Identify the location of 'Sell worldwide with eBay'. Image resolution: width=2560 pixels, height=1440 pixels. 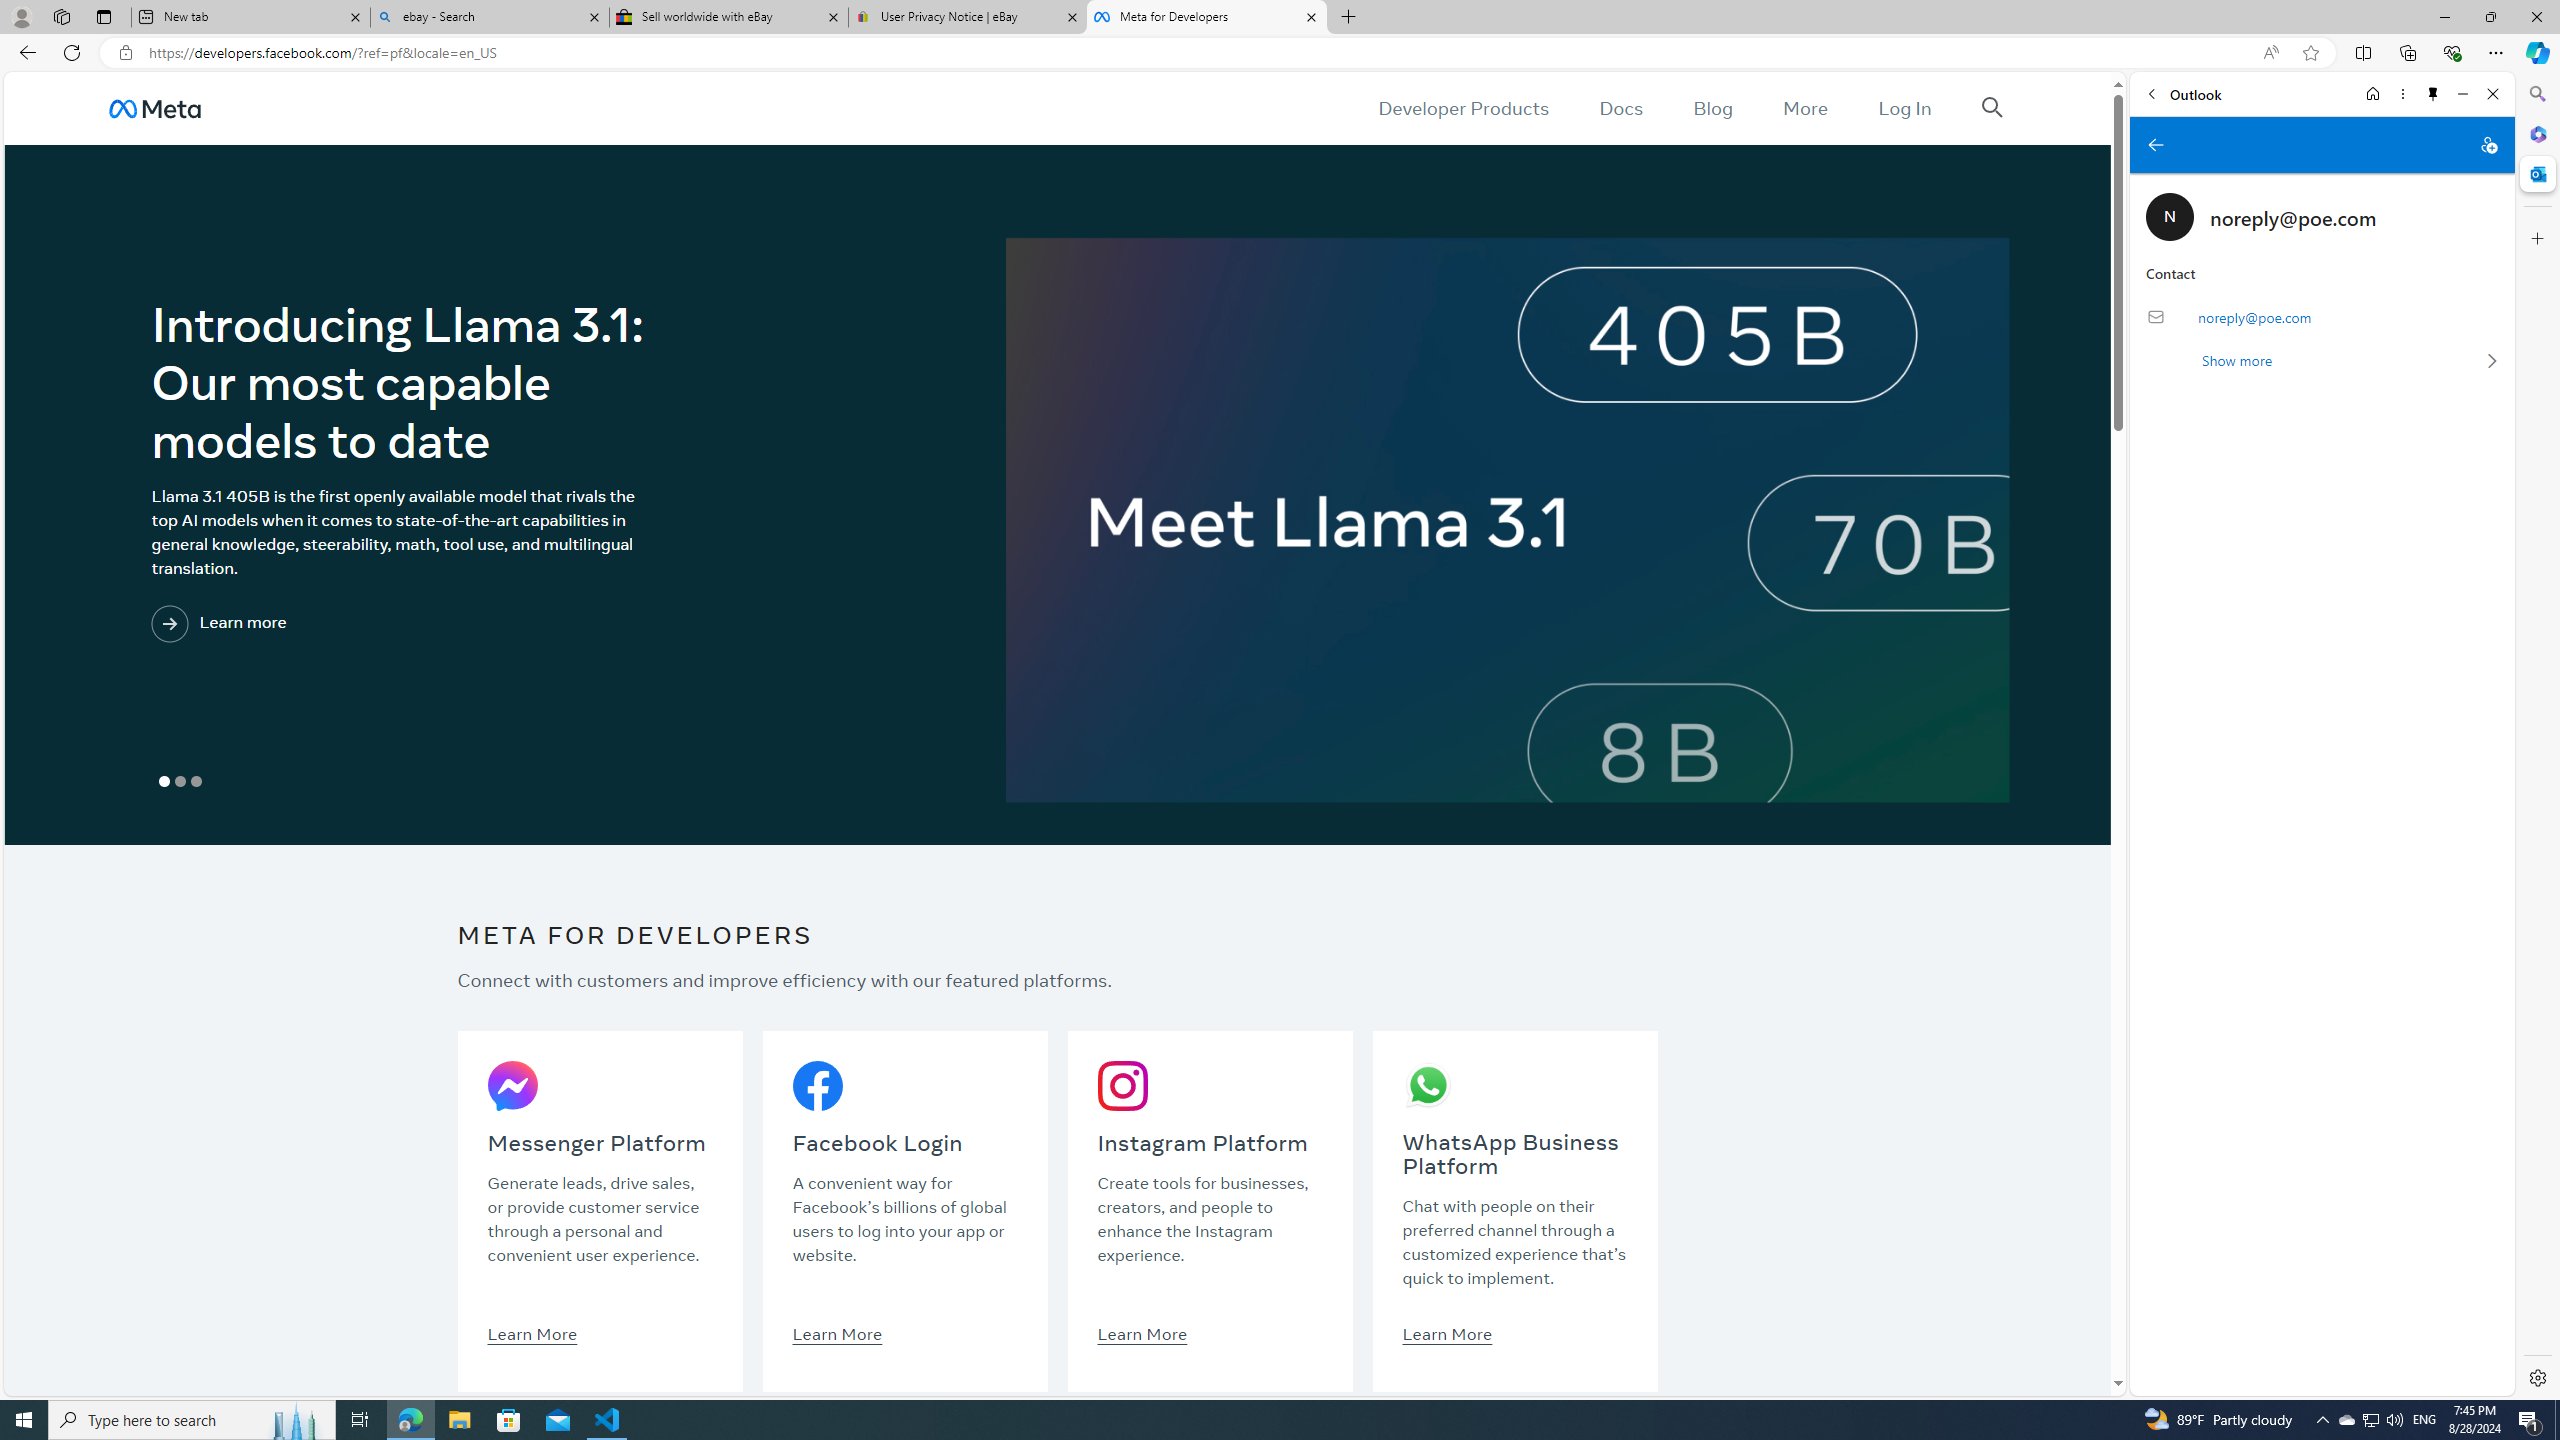
(729, 16).